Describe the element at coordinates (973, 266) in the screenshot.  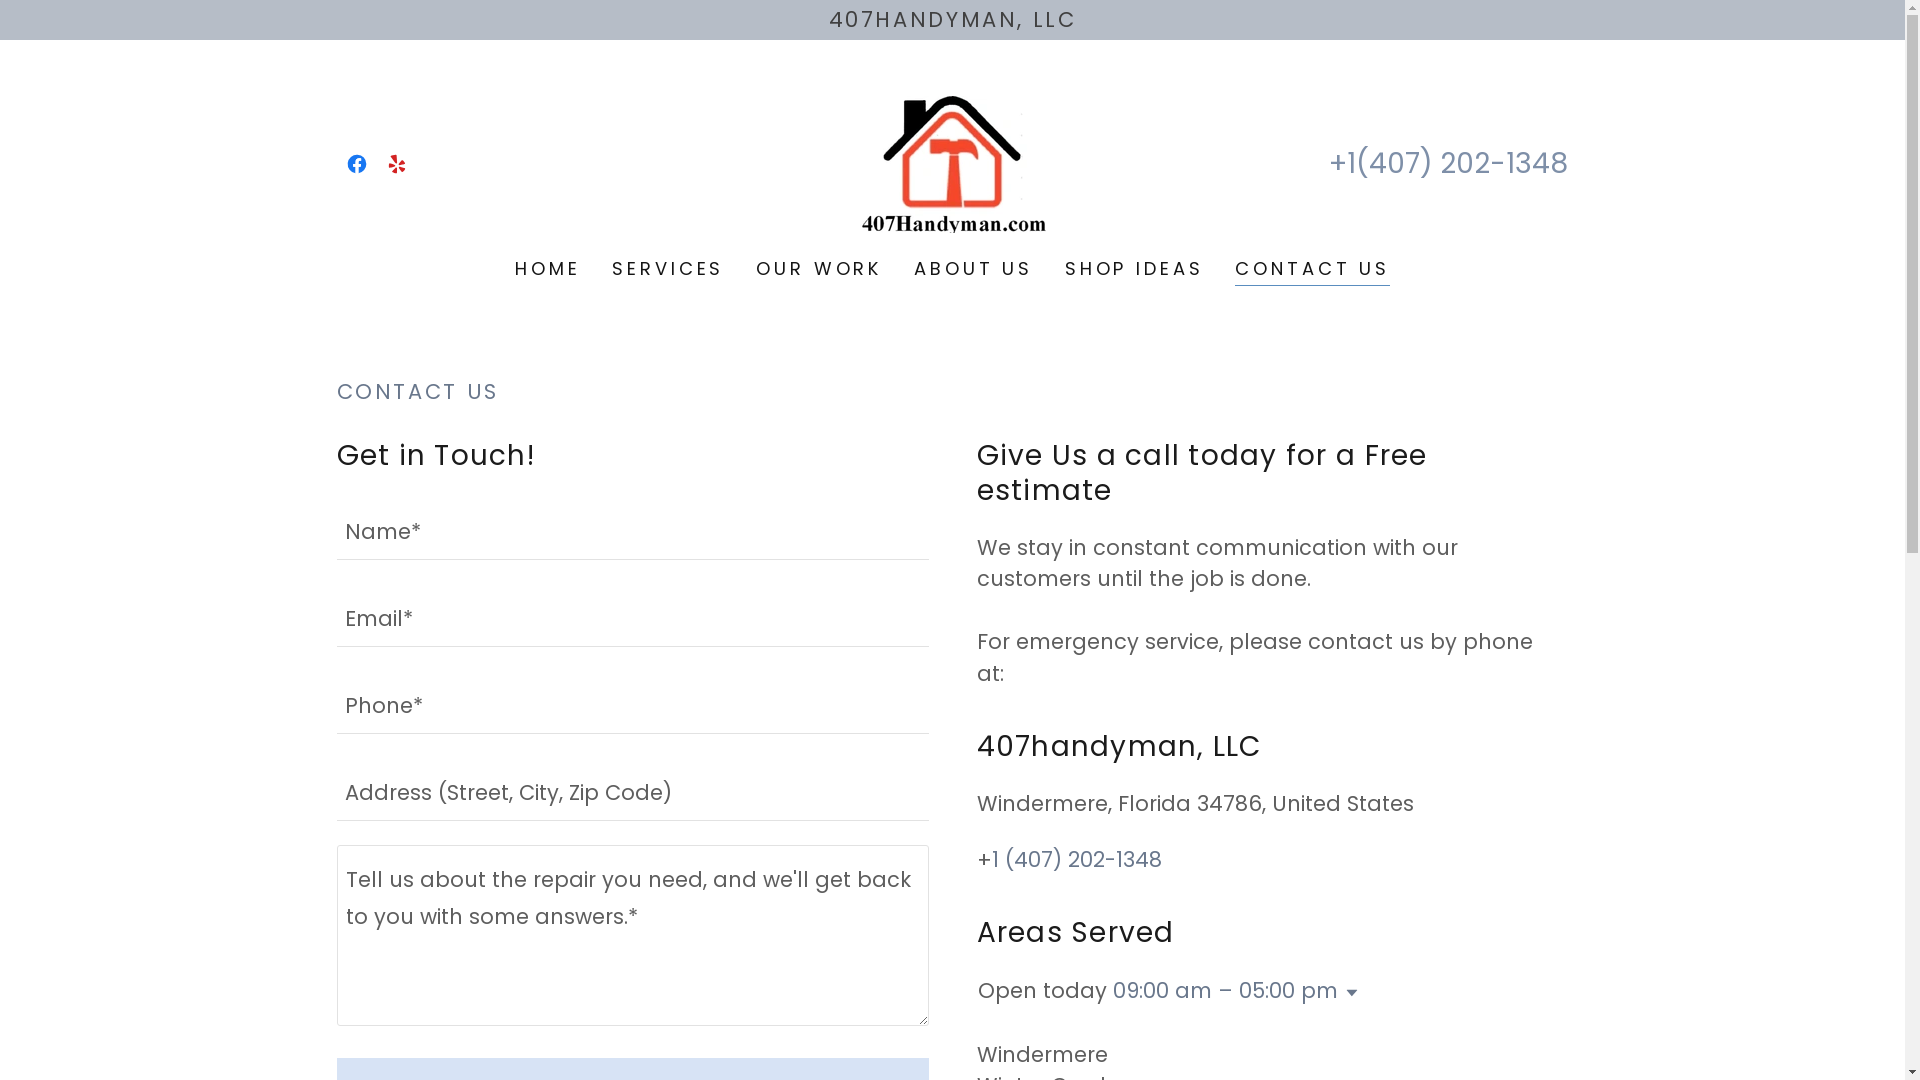
I see `'ABOUT US'` at that location.